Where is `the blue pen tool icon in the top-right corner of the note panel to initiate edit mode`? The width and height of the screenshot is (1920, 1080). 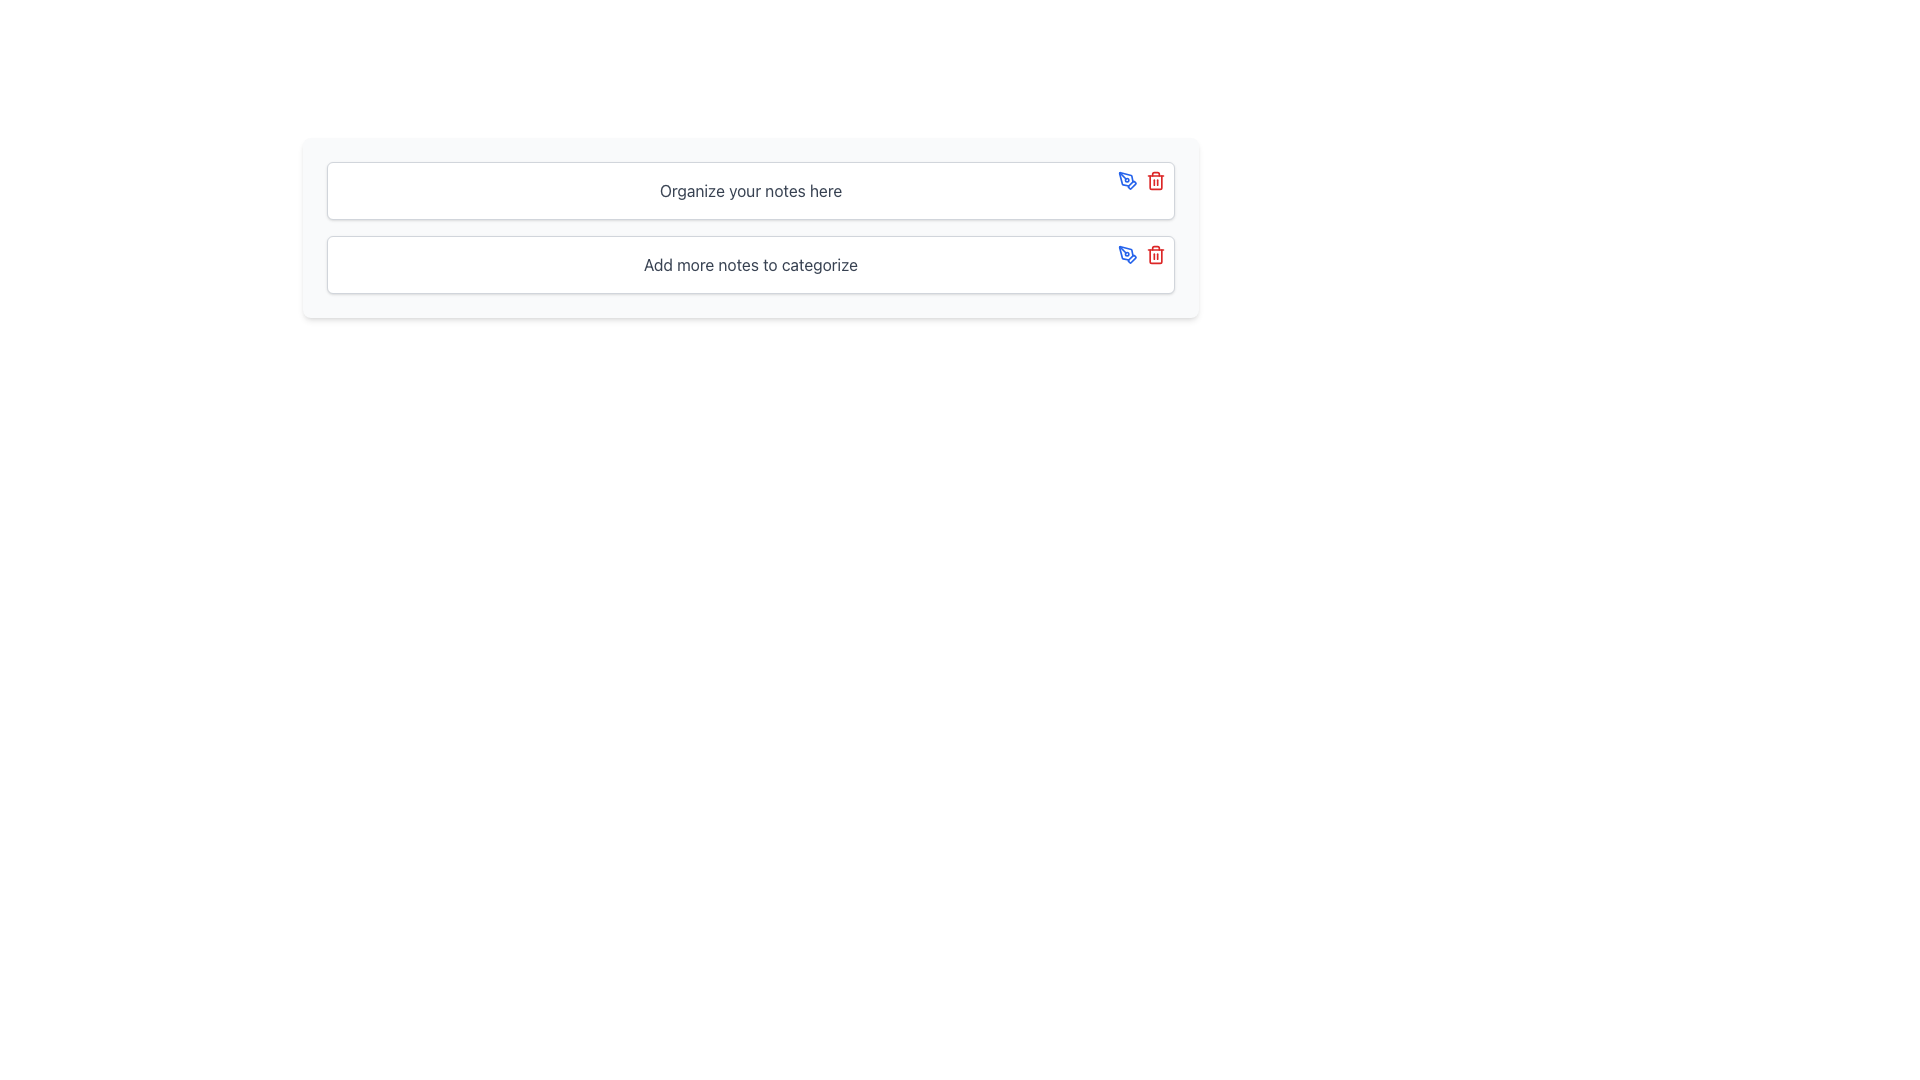
the blue pen tool icon in the top-right corner of the note panel to initiate edit mode is located at coordinates (1128, 181).